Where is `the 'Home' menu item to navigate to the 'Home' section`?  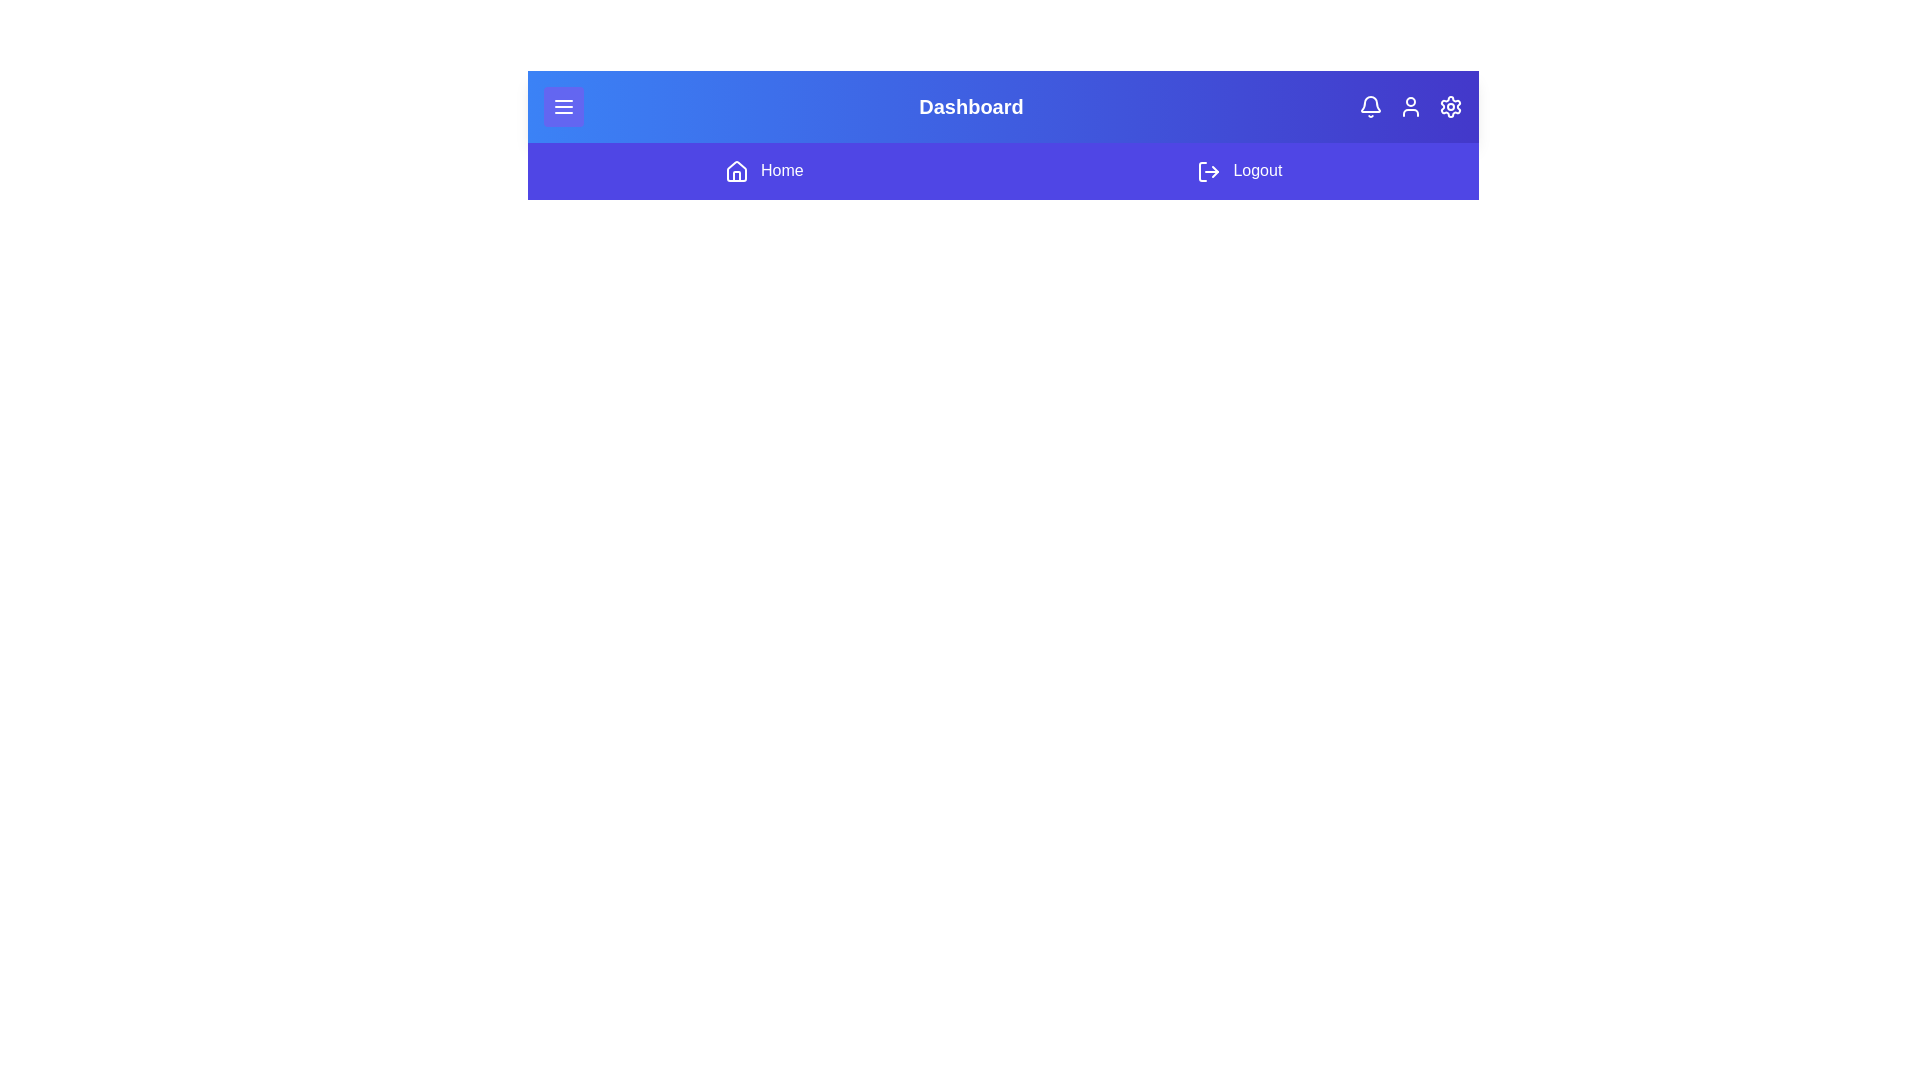 the 'Home' menu item to navigate to the 'Home' section is located at coordinates (762, 169).